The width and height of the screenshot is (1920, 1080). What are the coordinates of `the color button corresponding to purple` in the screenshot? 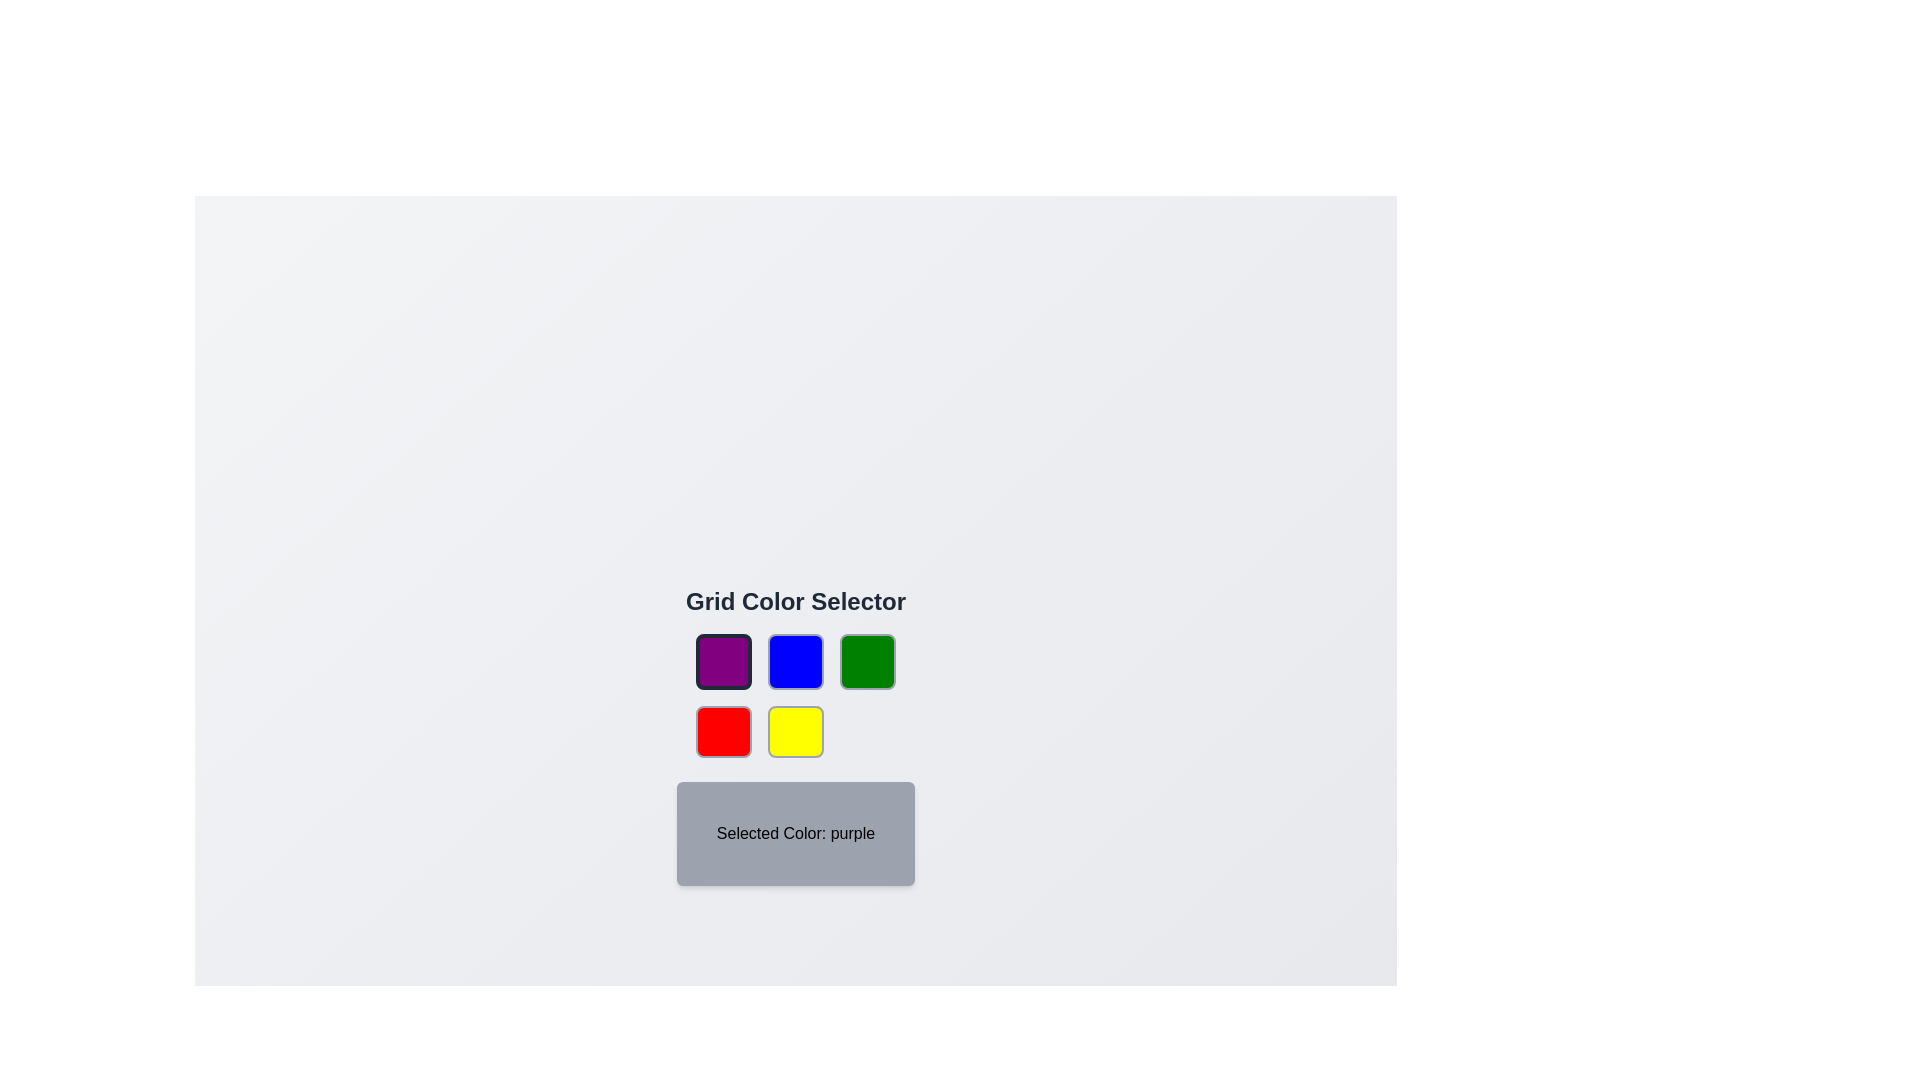 It's located at (723, 662).